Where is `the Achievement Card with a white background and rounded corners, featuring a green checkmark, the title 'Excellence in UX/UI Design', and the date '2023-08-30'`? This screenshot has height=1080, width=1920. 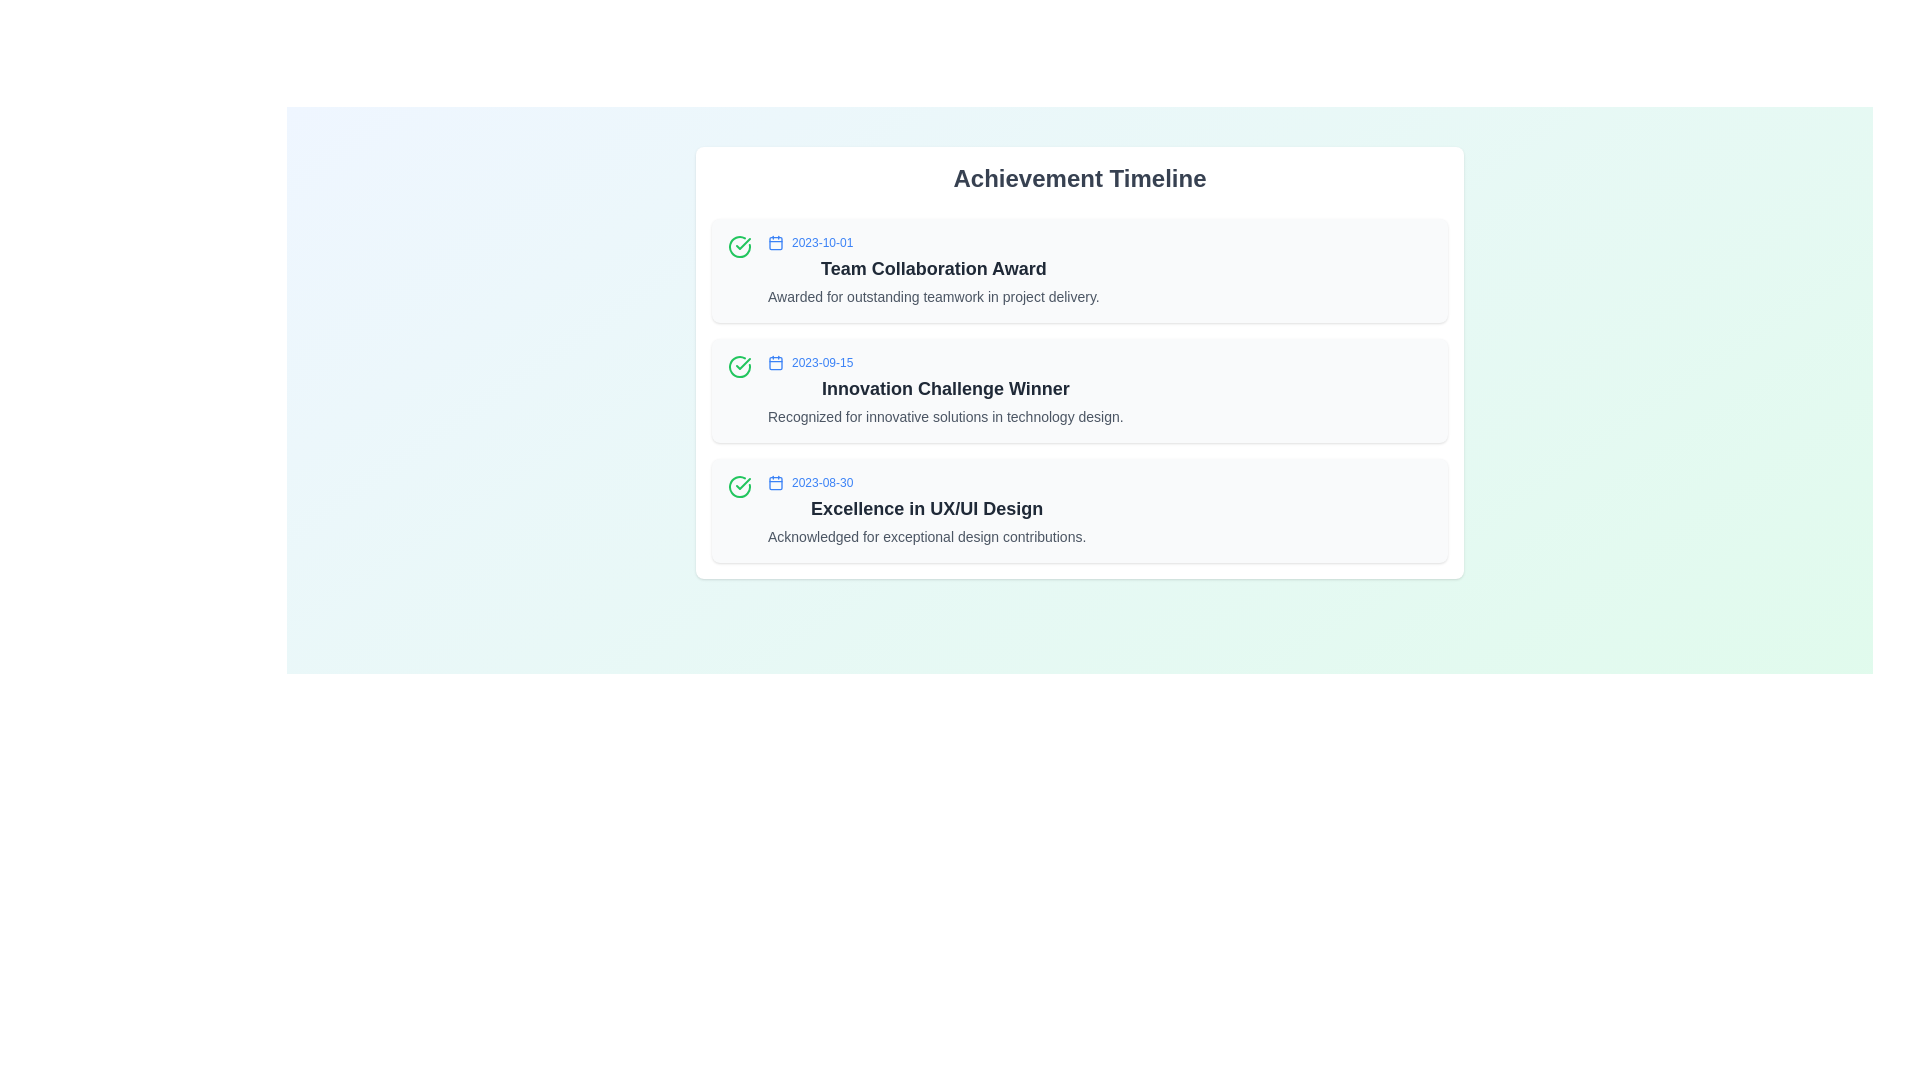 the Achievement Card with a white background and rounded corners, featuring a green checkmark, the title 'Excellence in UX/UI Design', and the date '2023-08-30' is located at coordinates (1079, 509).